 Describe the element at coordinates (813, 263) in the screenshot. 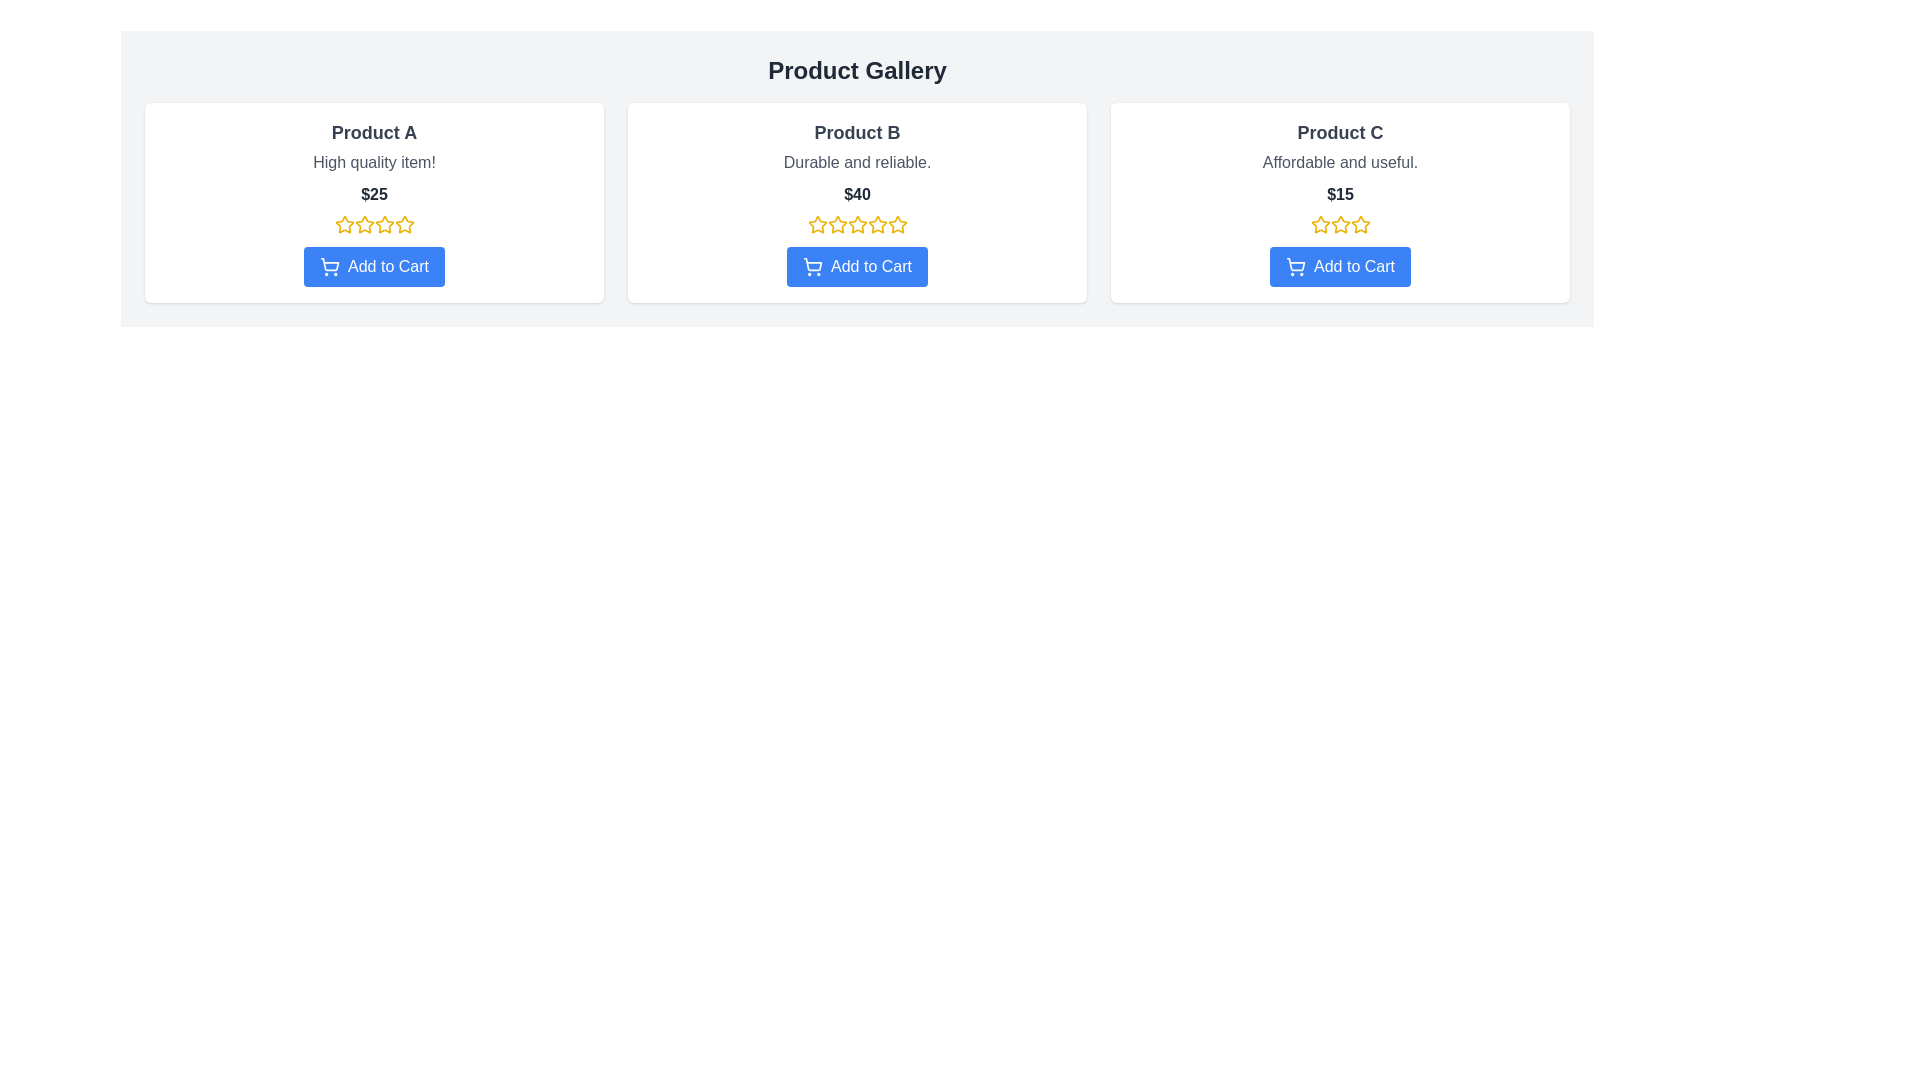

I see `the shopping cart icon located within the 'Add to Cart' button for 'Product B' in the second product card of the 'Product Gallery' section` at that location.